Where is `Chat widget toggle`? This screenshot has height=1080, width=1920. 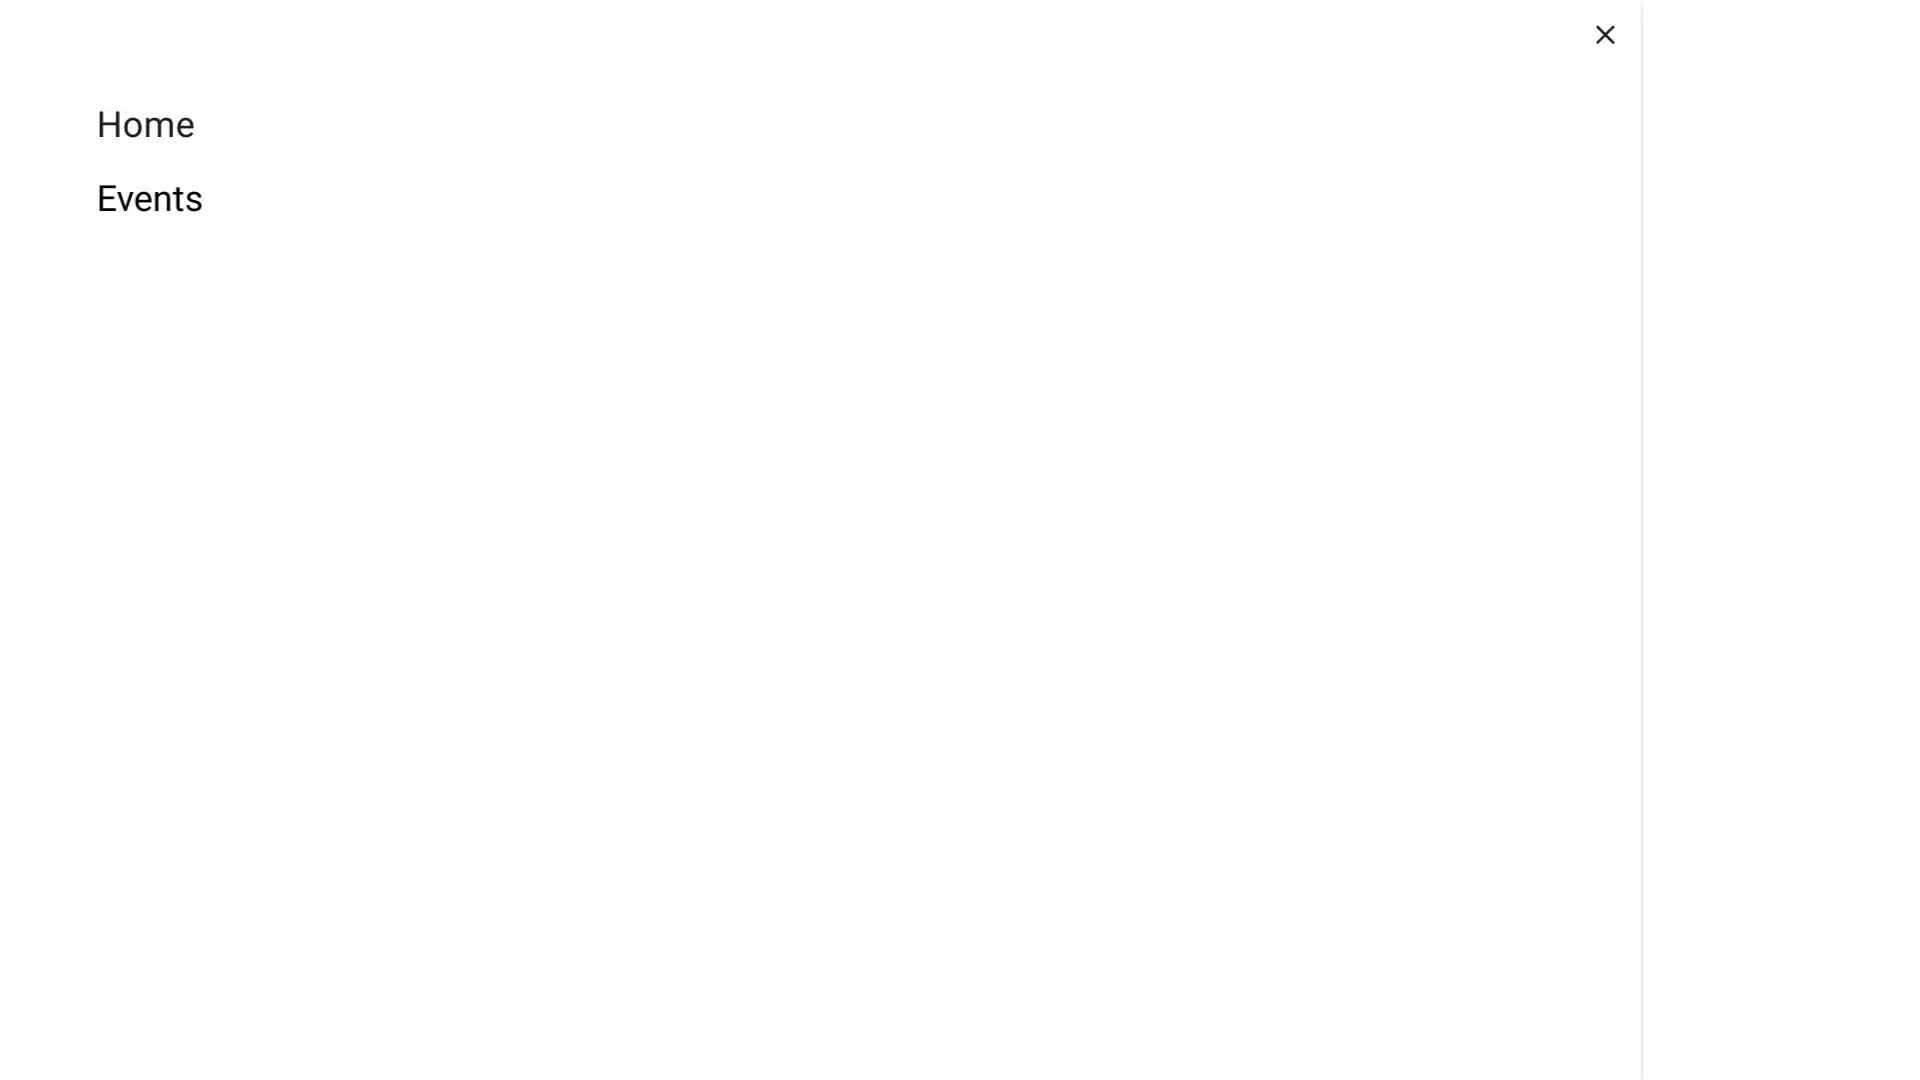 Chat widget toggle is located at coordinates (1867, 1029).